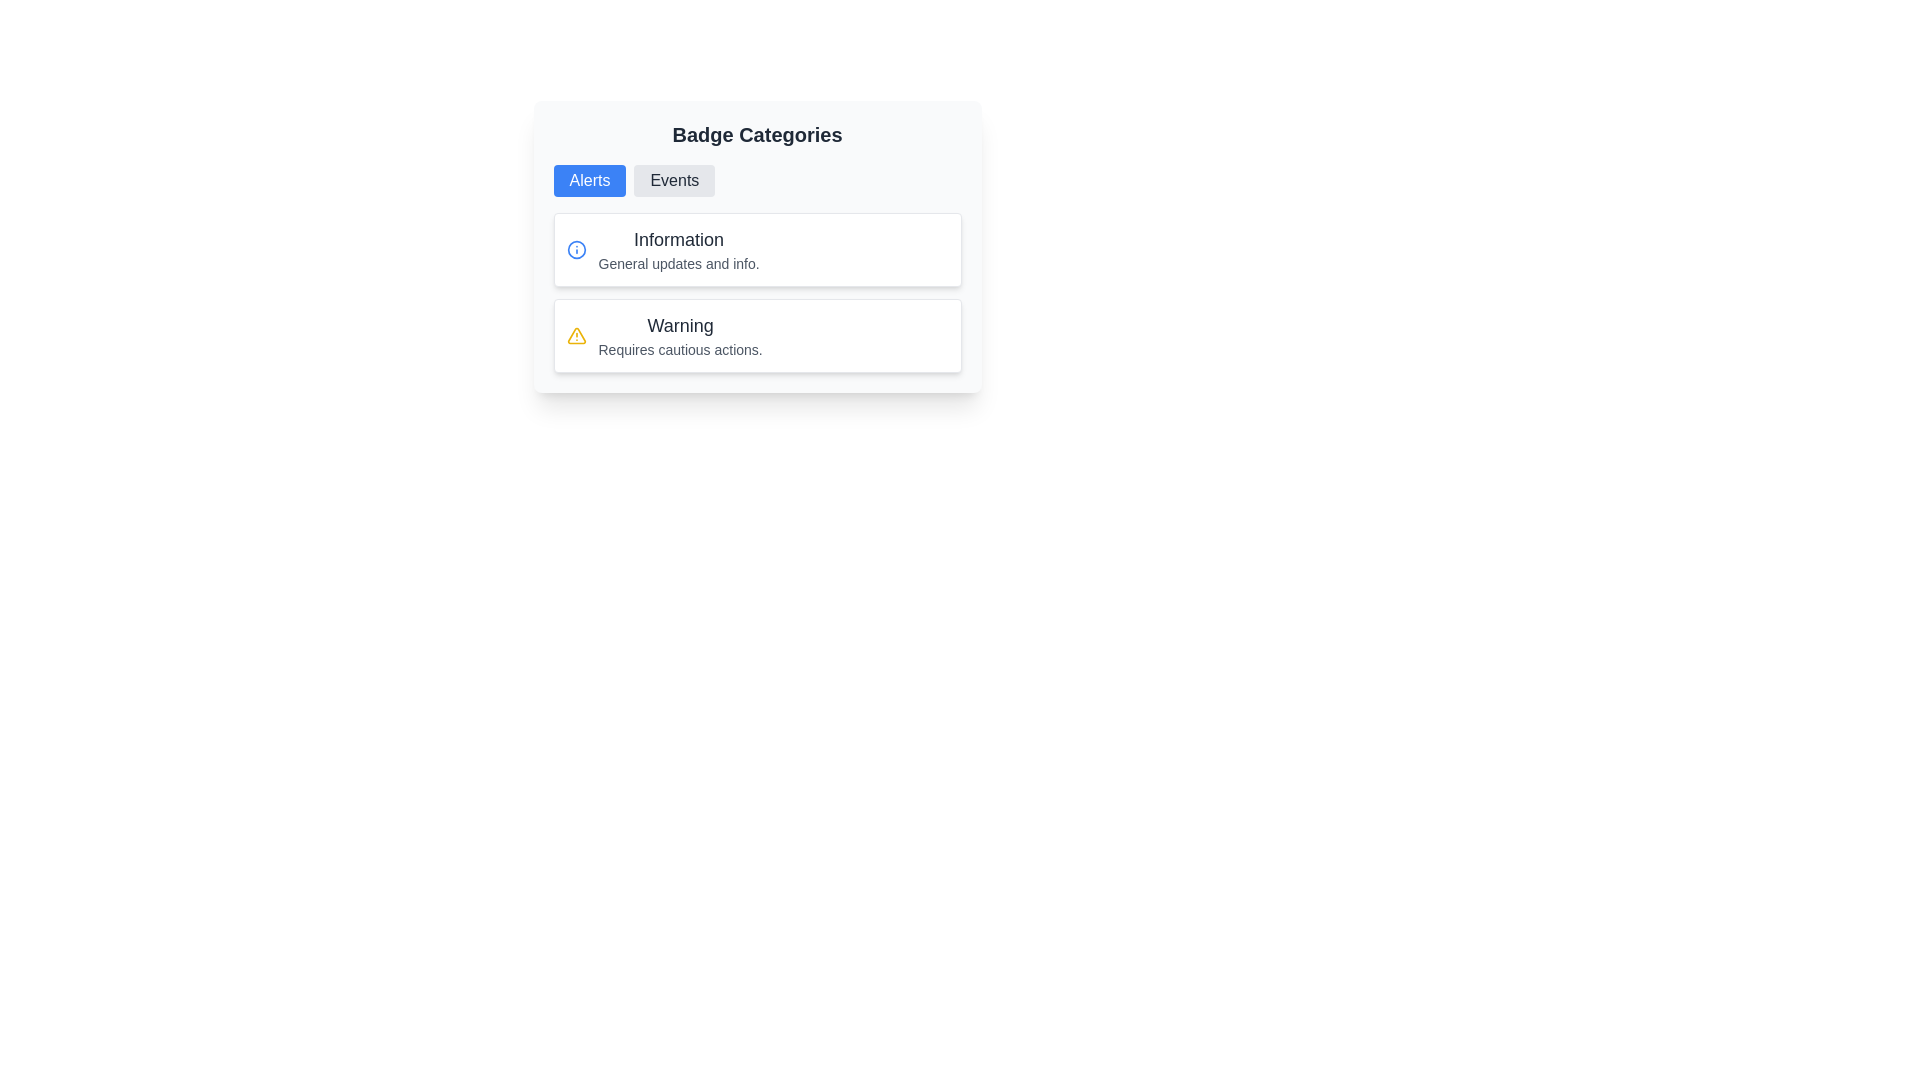 The width and height of the screenshot is (1920, 1080). What do you see at coordinates (679, 238) in the screenshot?
I see `header text located at the top of the 'Information' section, which serves as a title for content updates` at bounding box center [679, 238].